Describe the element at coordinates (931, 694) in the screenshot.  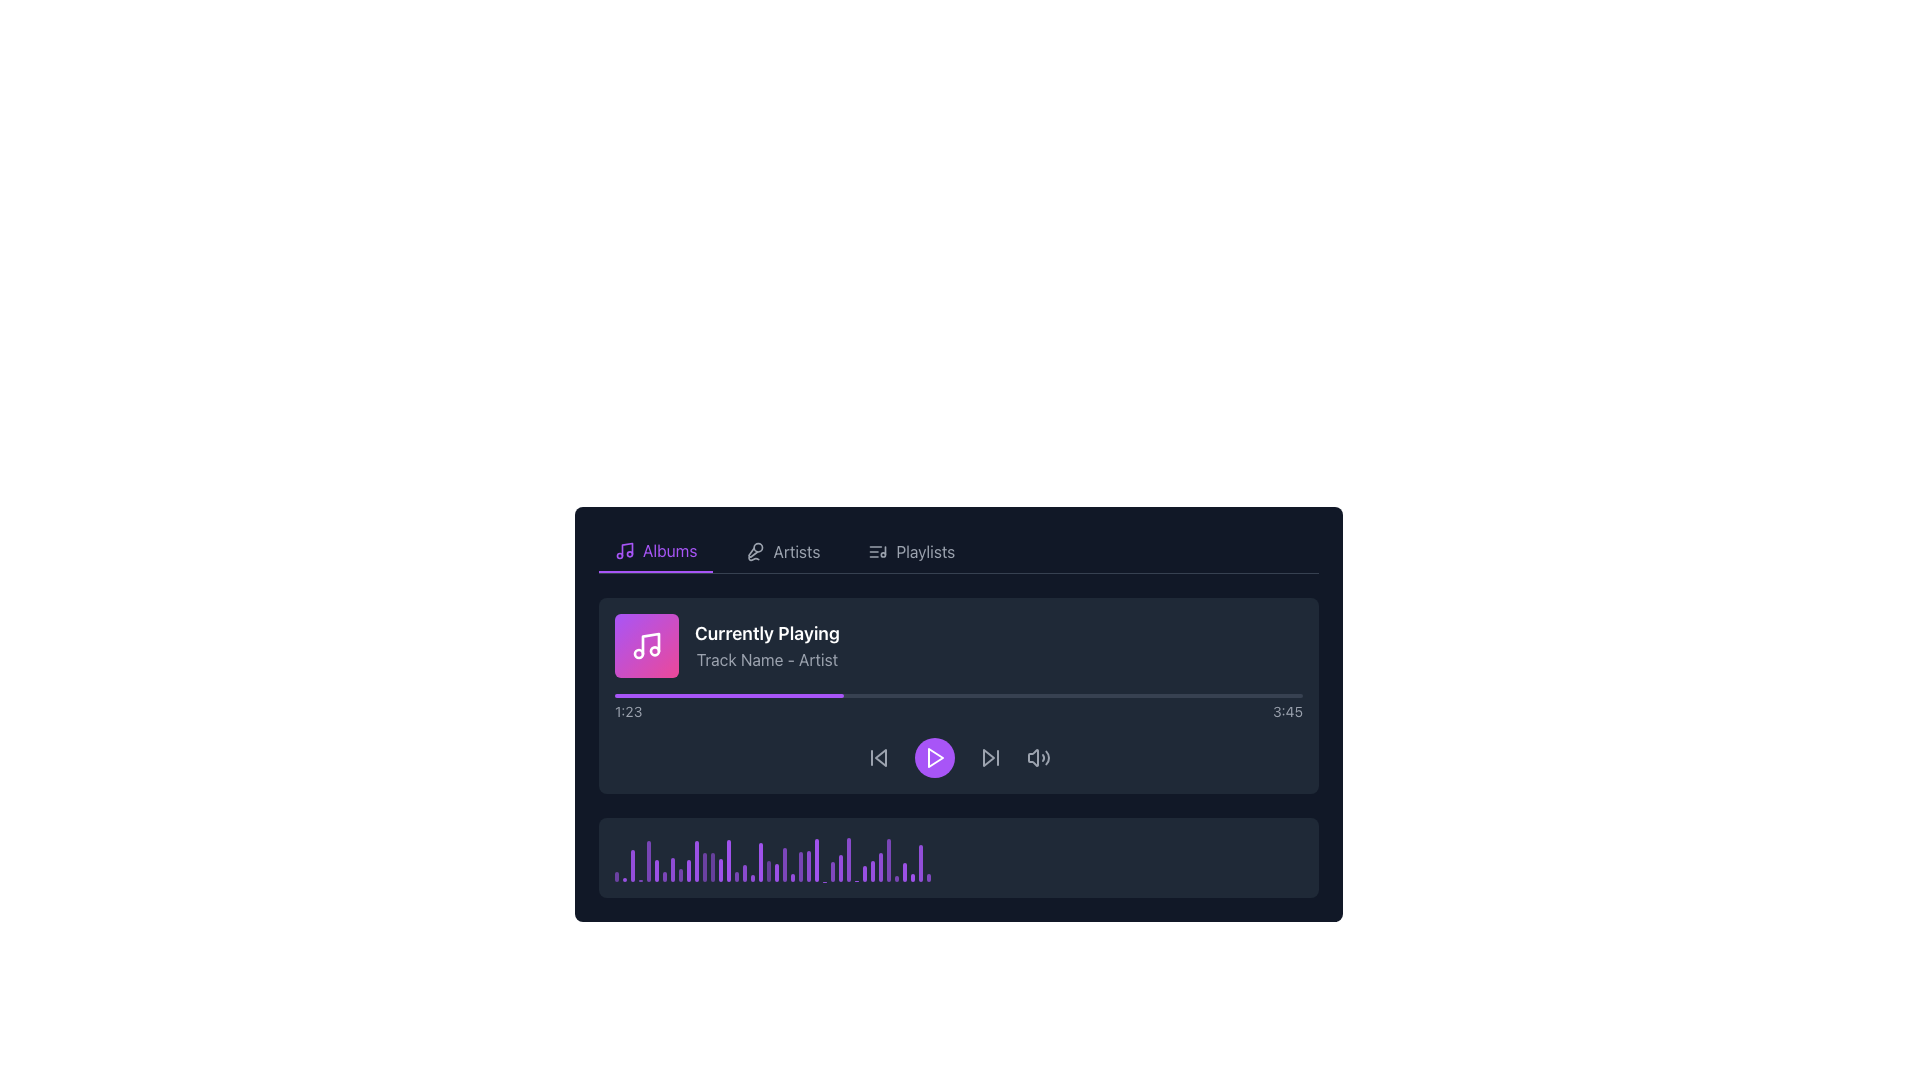
I see `the playback position` at that location.